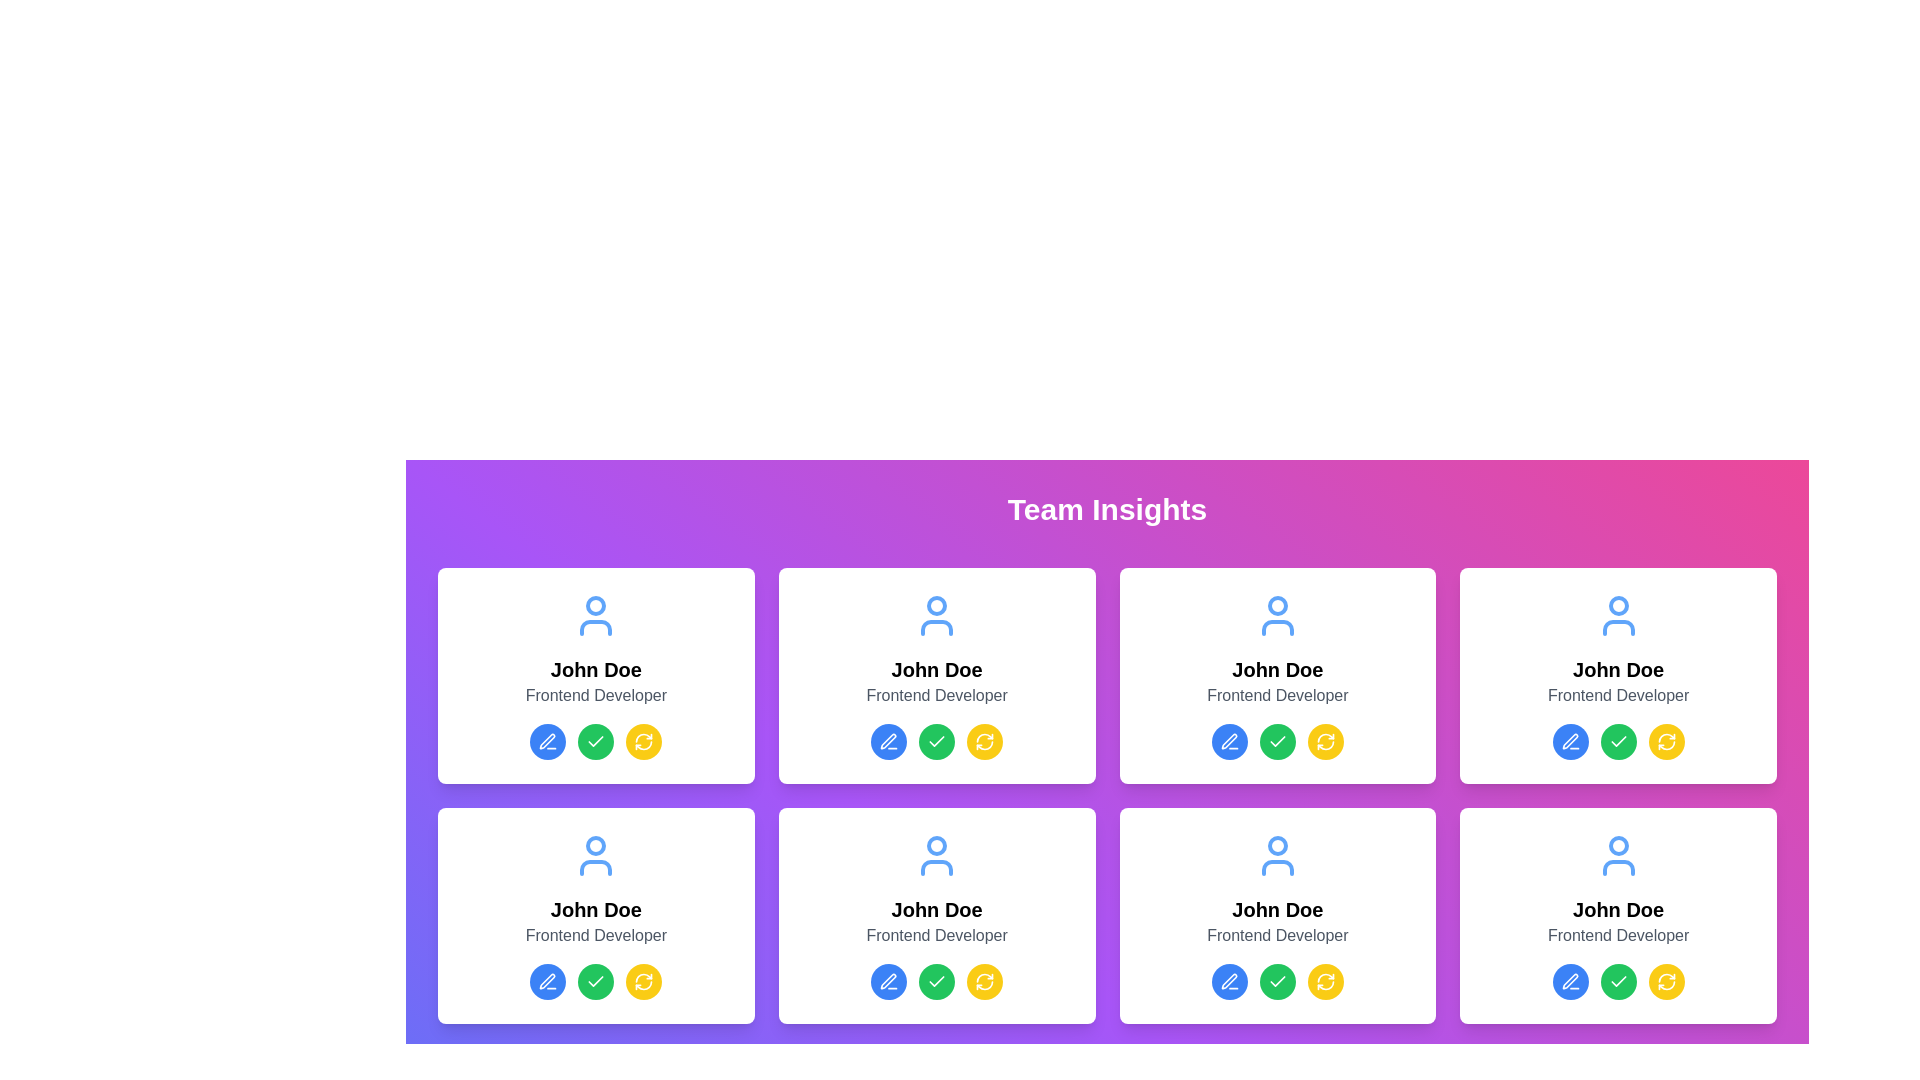  What do you see at coordinates (936, 981) in the screenshot?
I see `the middle button located at the bottom of the card in the second column of a grid layout` at bounding box center [936, 981].